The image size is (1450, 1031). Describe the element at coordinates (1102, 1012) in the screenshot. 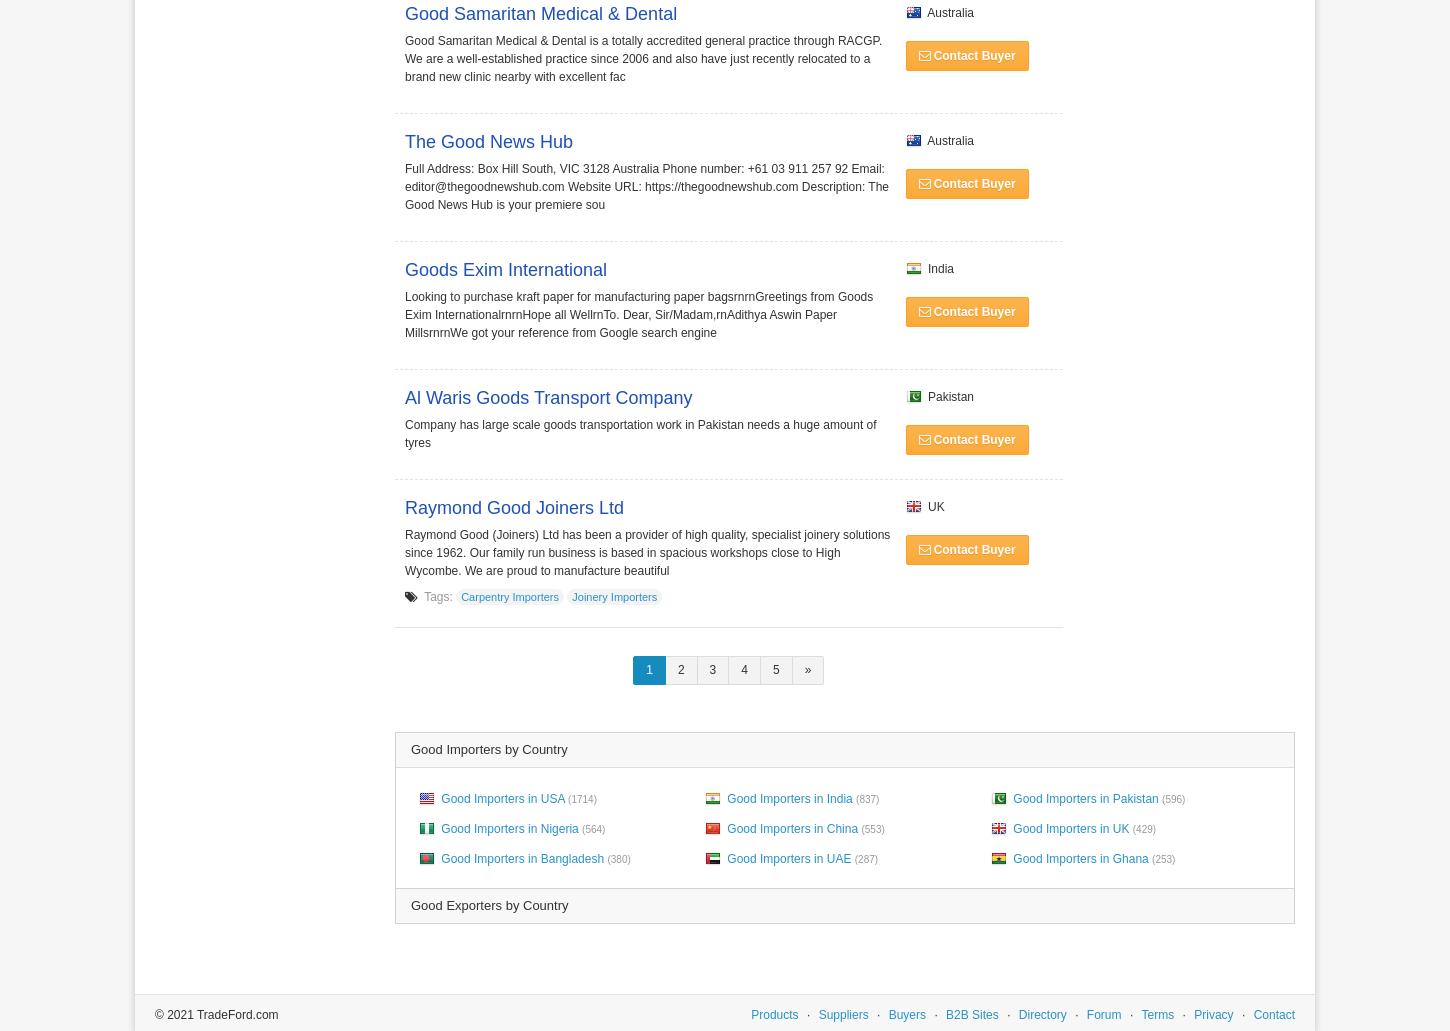

I see `'Forum'` at that location.